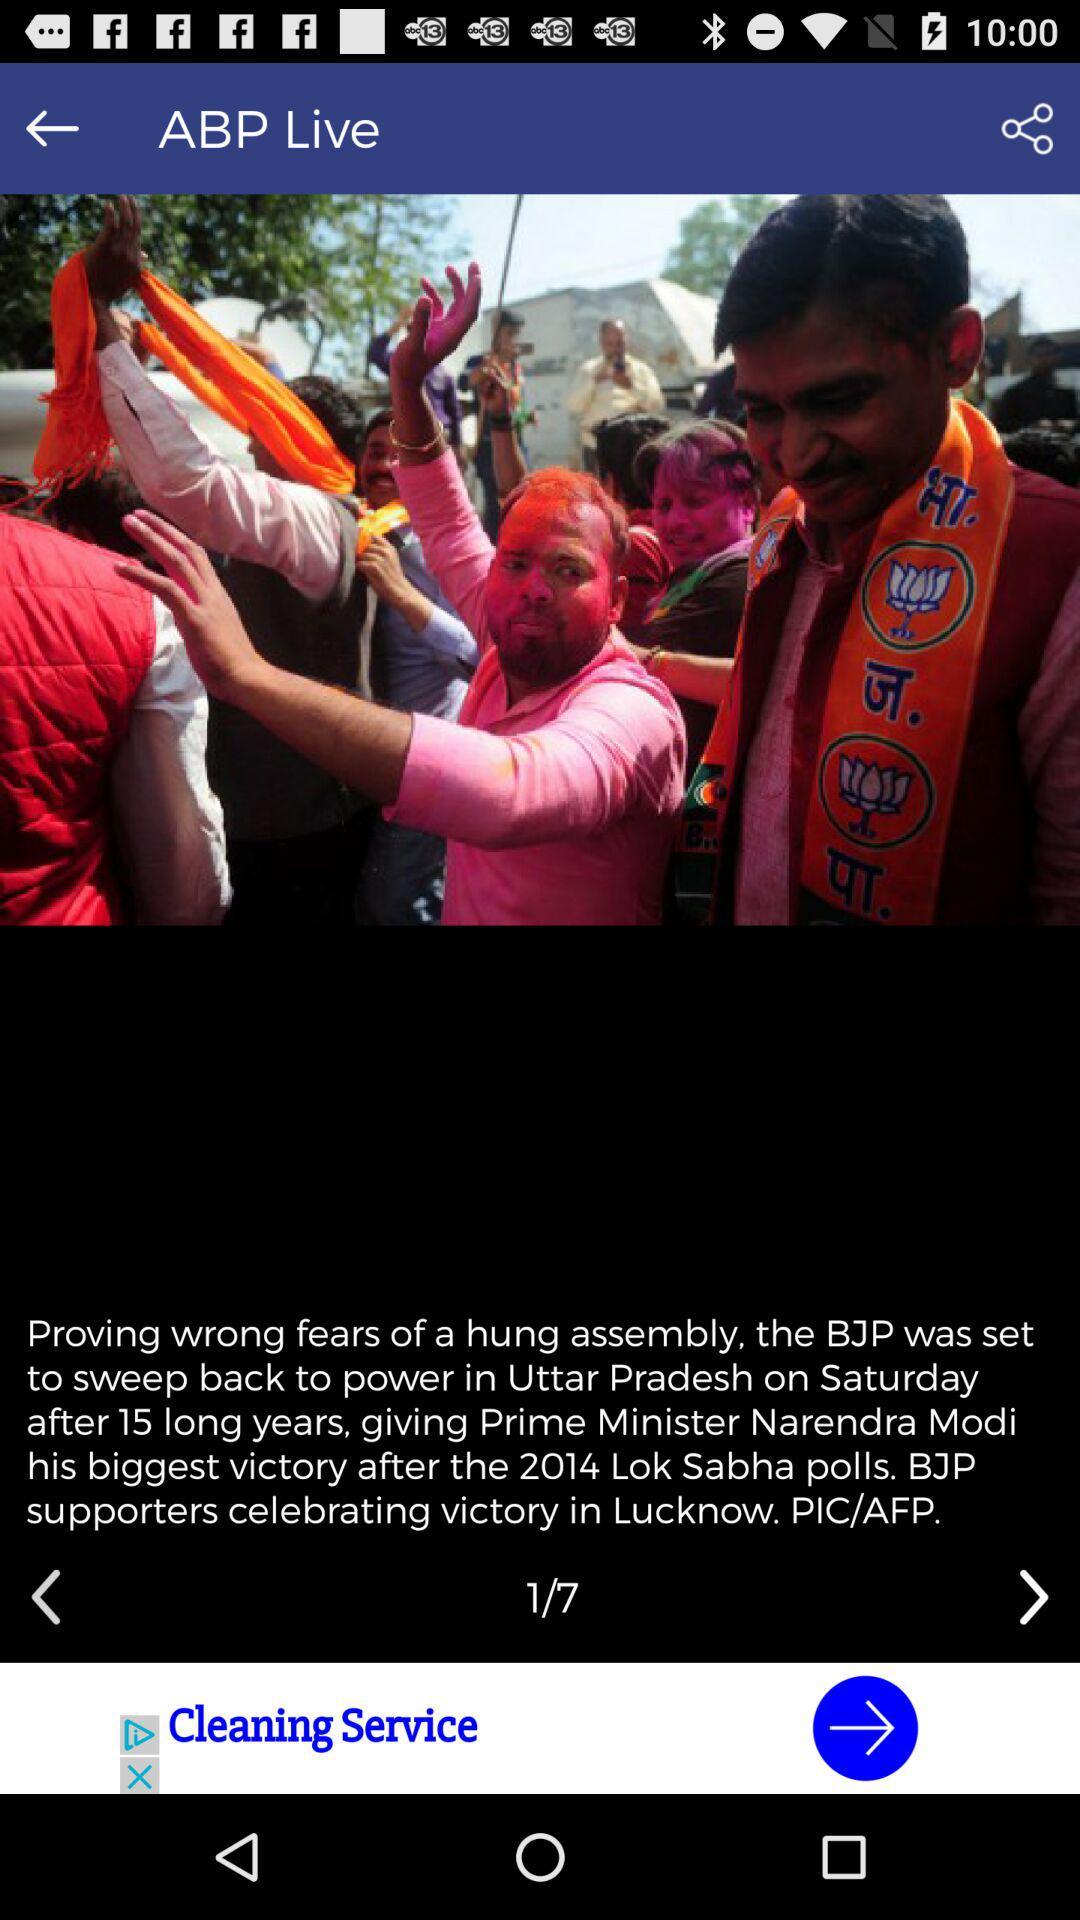 The image size is (1080, 1920). What do you see at coordinates (1027, 127) in the screenshot?
I see `share button` at bounding box center [1027, 127].